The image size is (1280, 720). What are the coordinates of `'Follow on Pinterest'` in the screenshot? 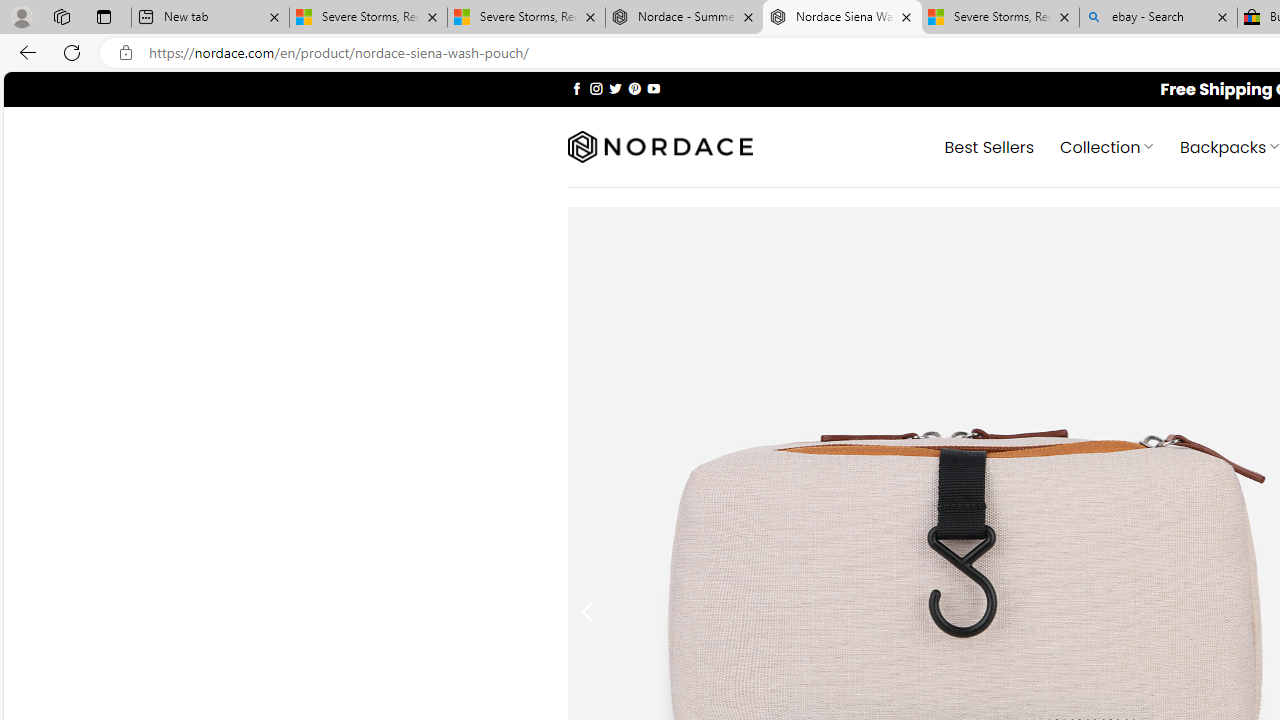 It's located at (633, 87).